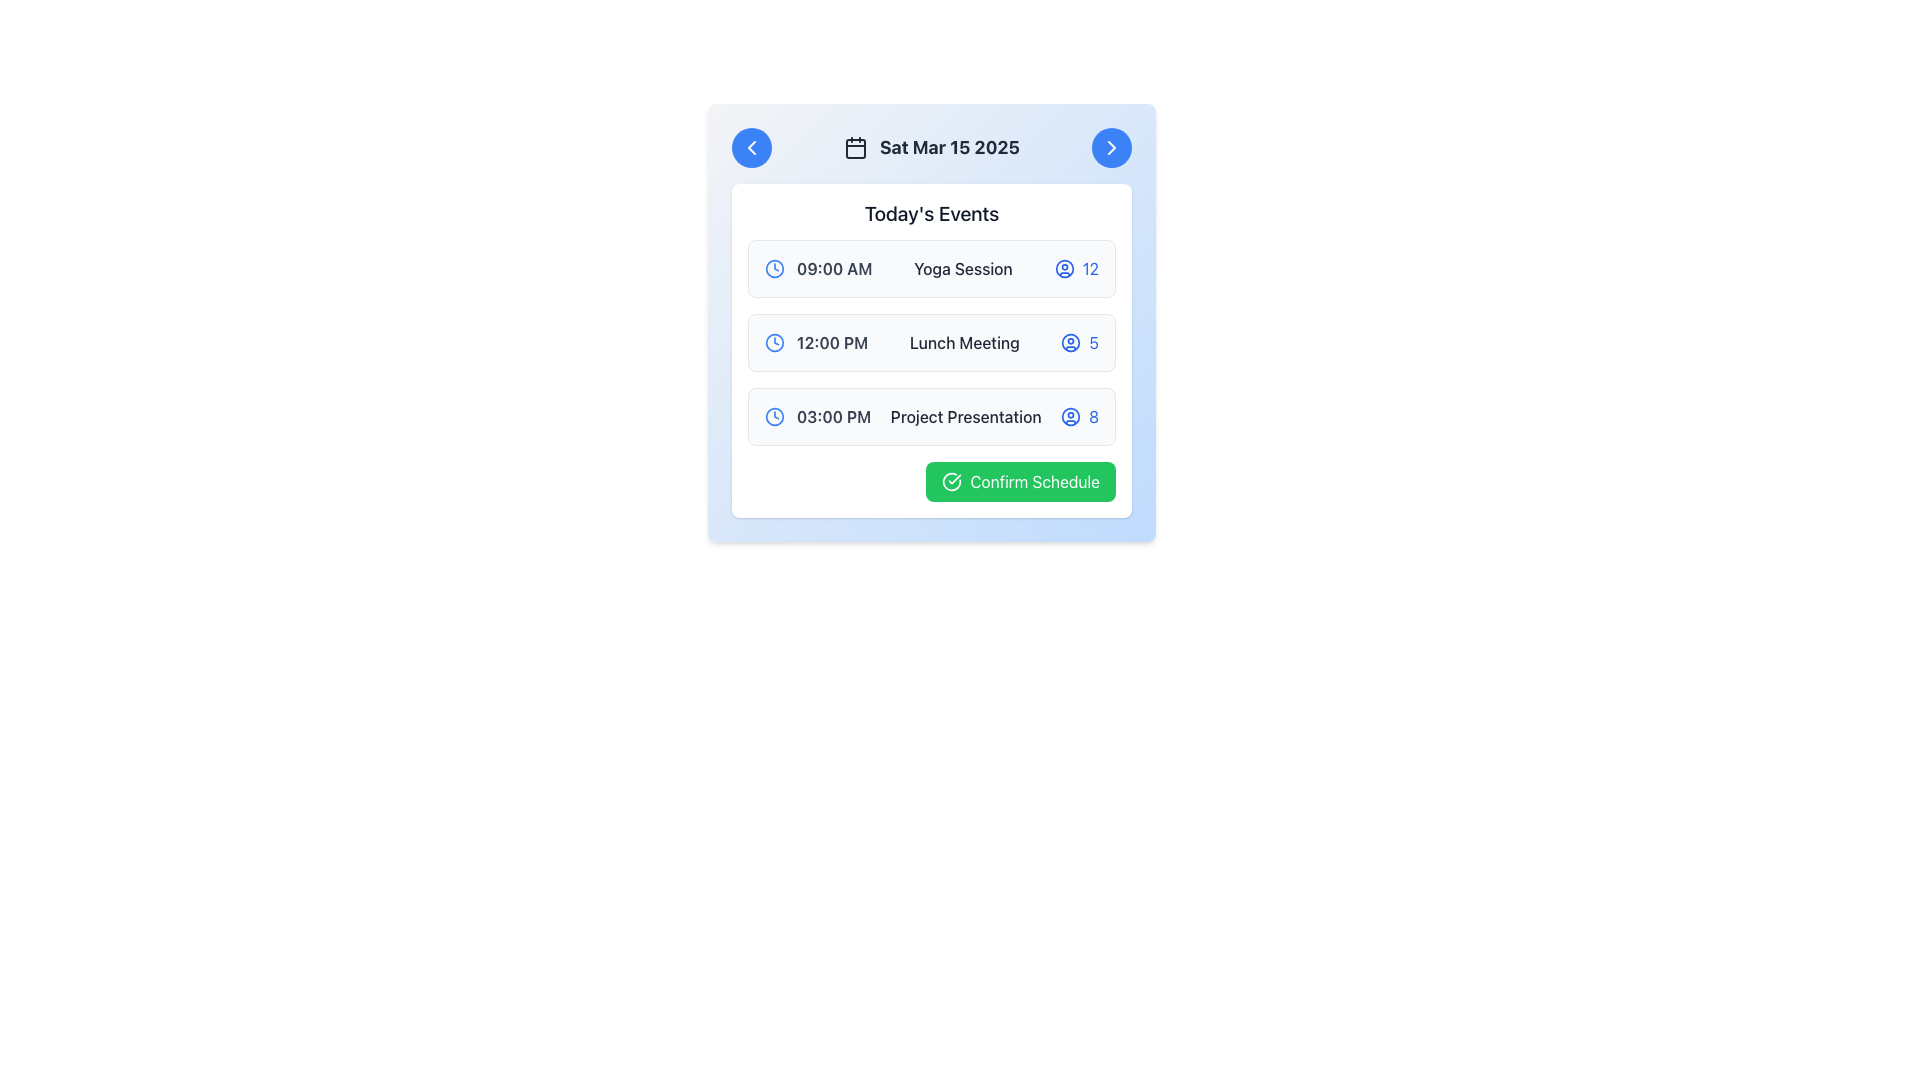 The height and width of the screenshot is (1080, 1920). I want to click on the chevron icon located in the top-right corner of the card interface to trigger a tooltip or visual effect, so click(1111, 146).